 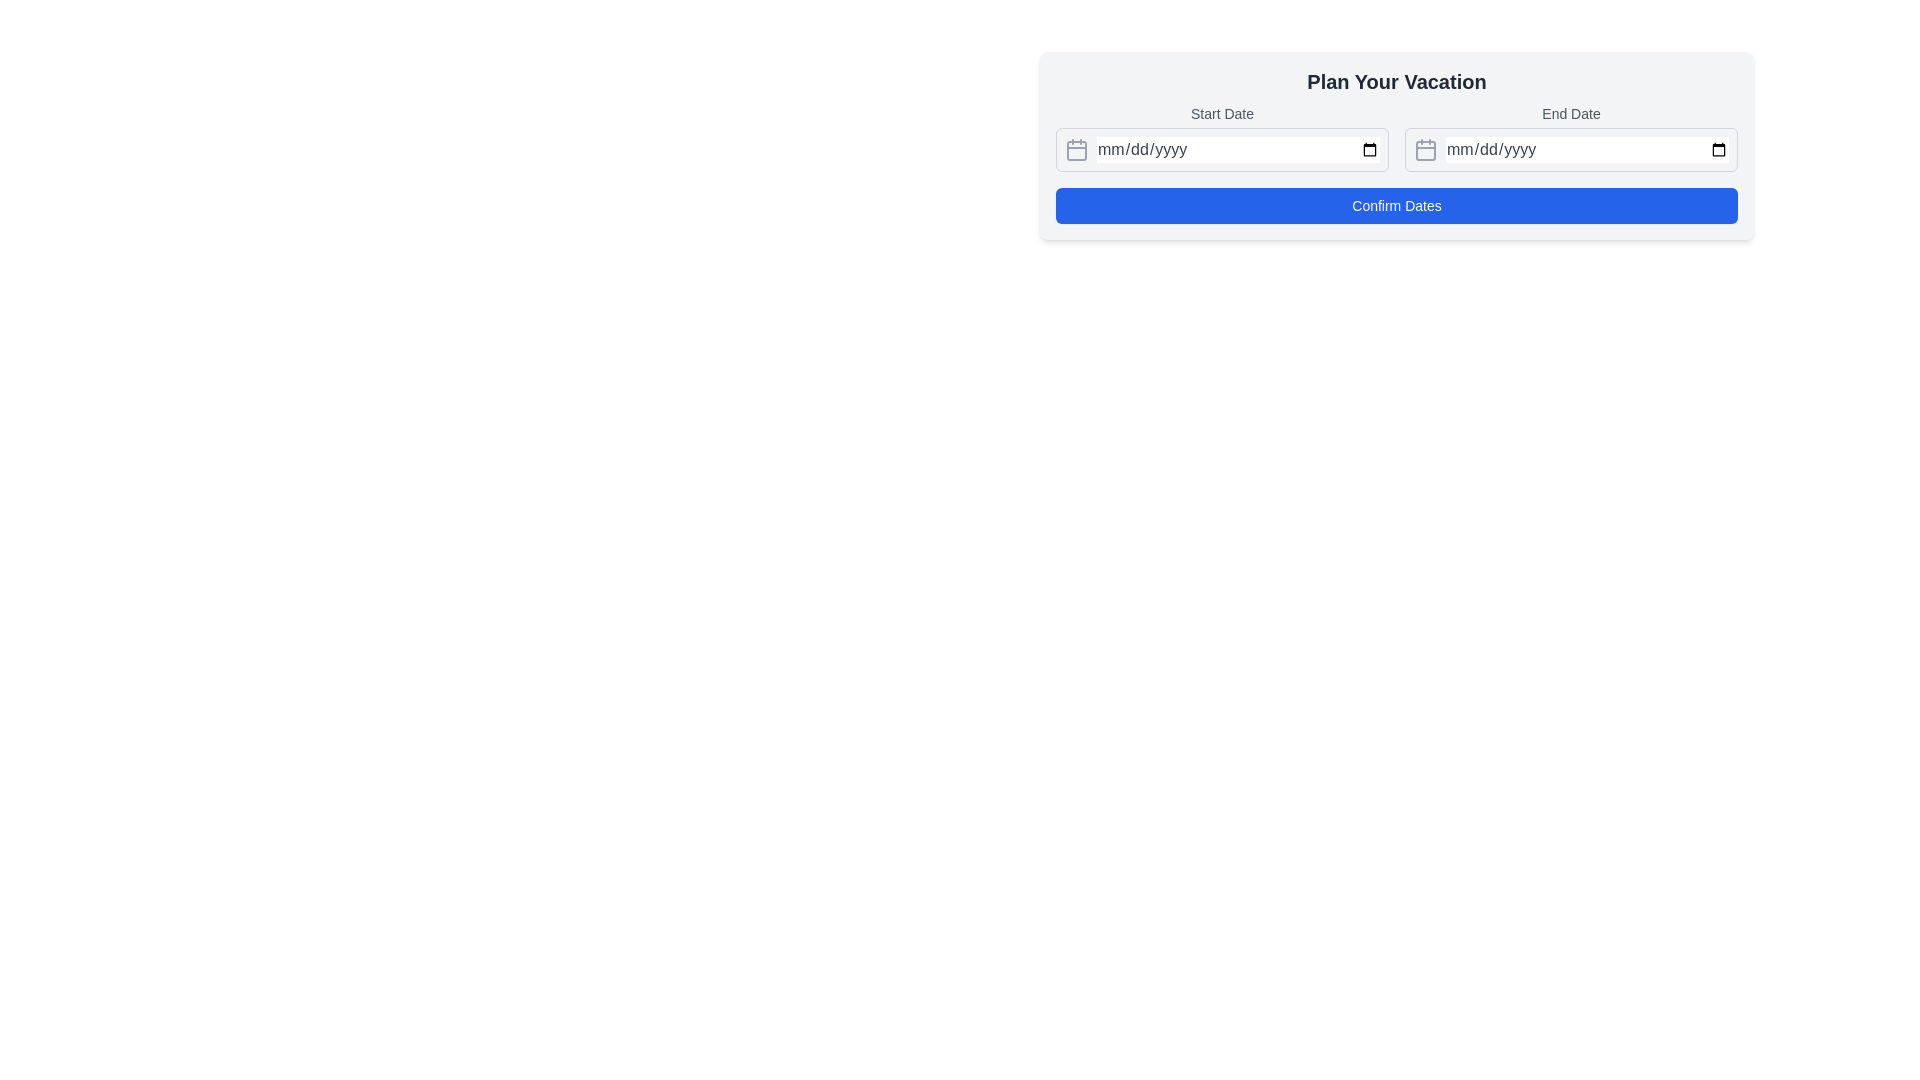 I want to click on the calendar icon with a gray outline located to the left of the 'End Date' input field in the 'Plan Your Vacation' UI module, so click(x=1424, y=149).